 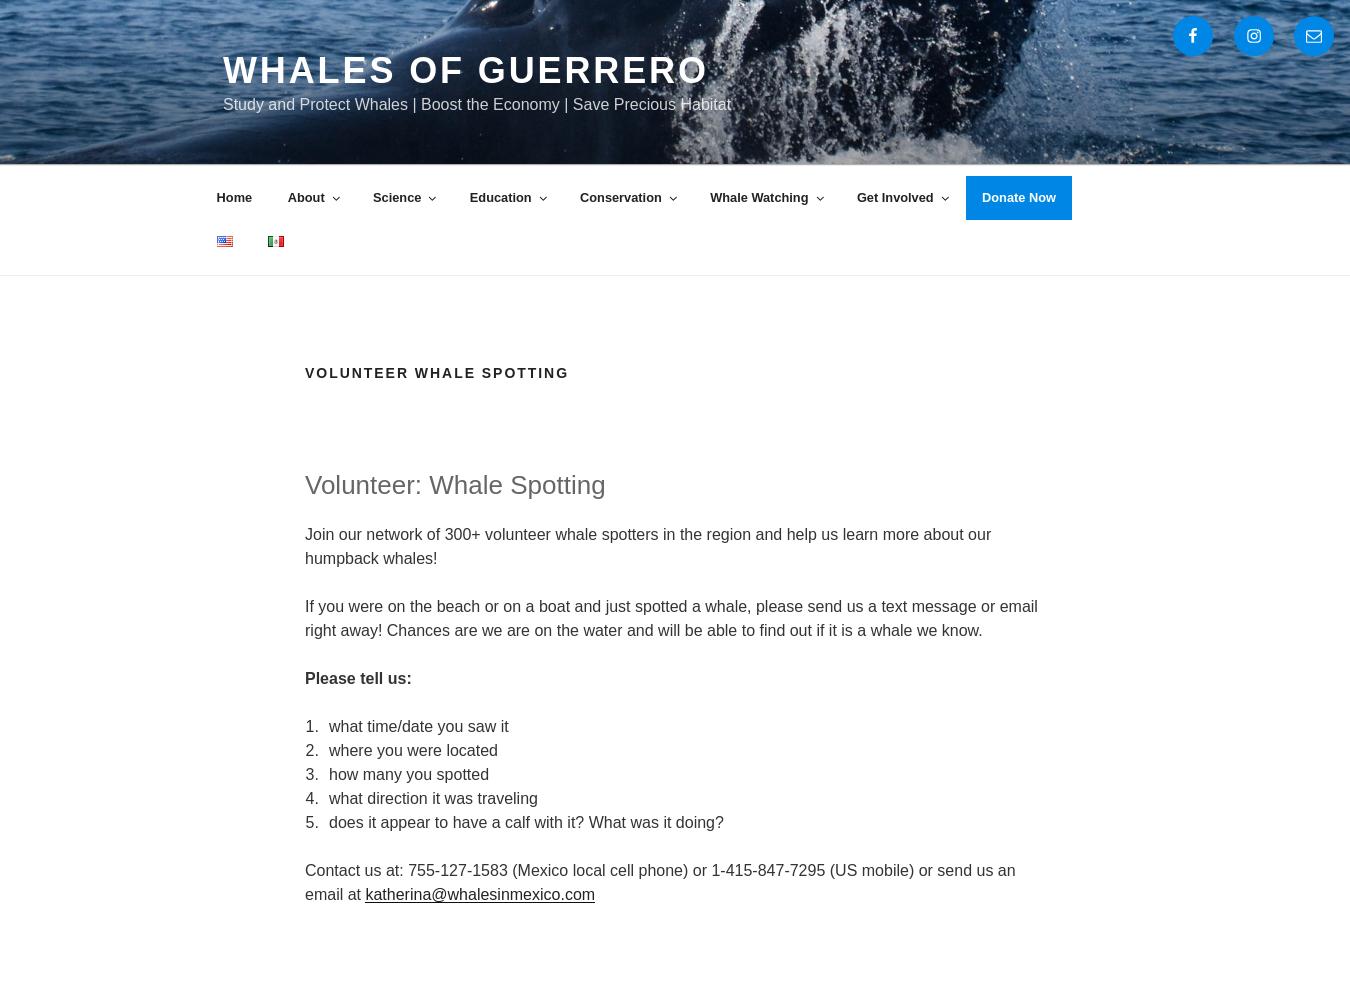 What do you see at coordinates (432, 797) in the screenshot?
I see `'what direction it was traveling'` at bounding box center [432, 797].